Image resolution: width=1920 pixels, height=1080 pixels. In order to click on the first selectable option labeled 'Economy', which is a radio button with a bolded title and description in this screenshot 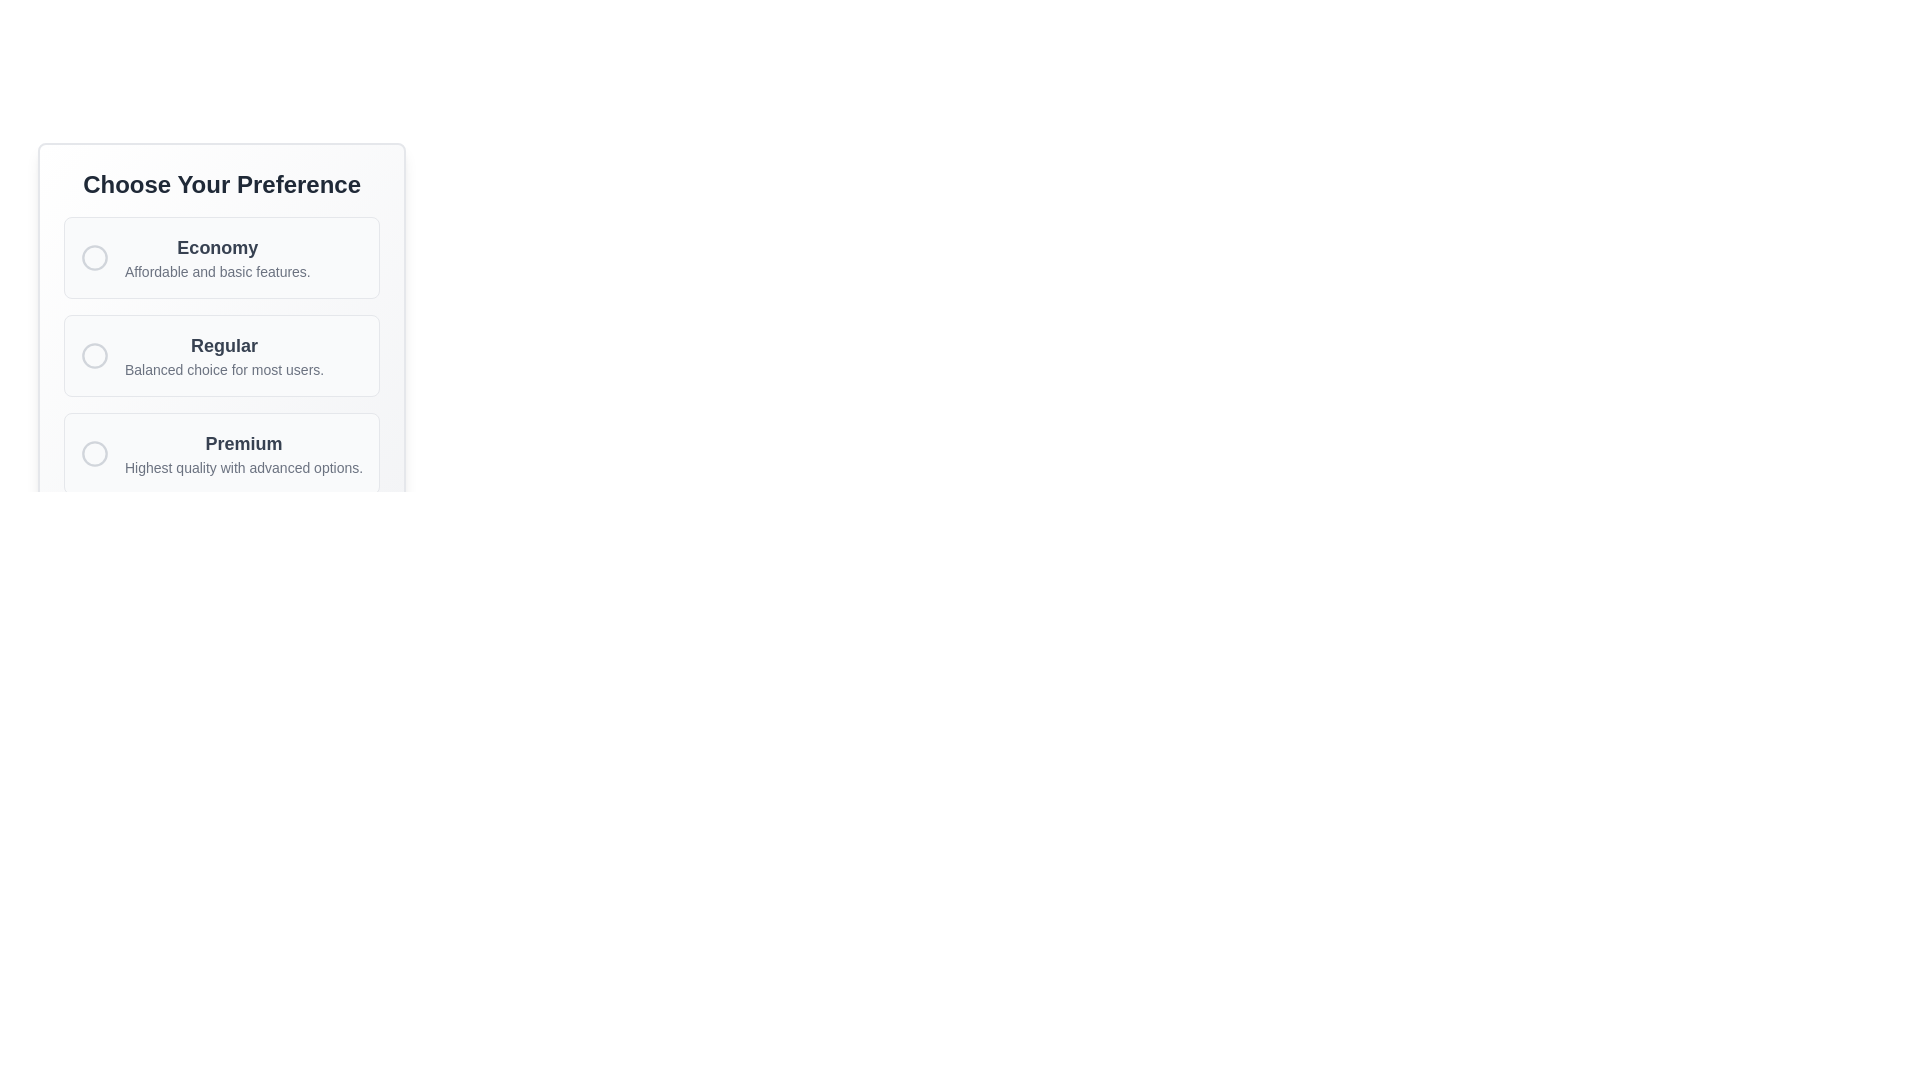, I will do `click(222, 257)`.